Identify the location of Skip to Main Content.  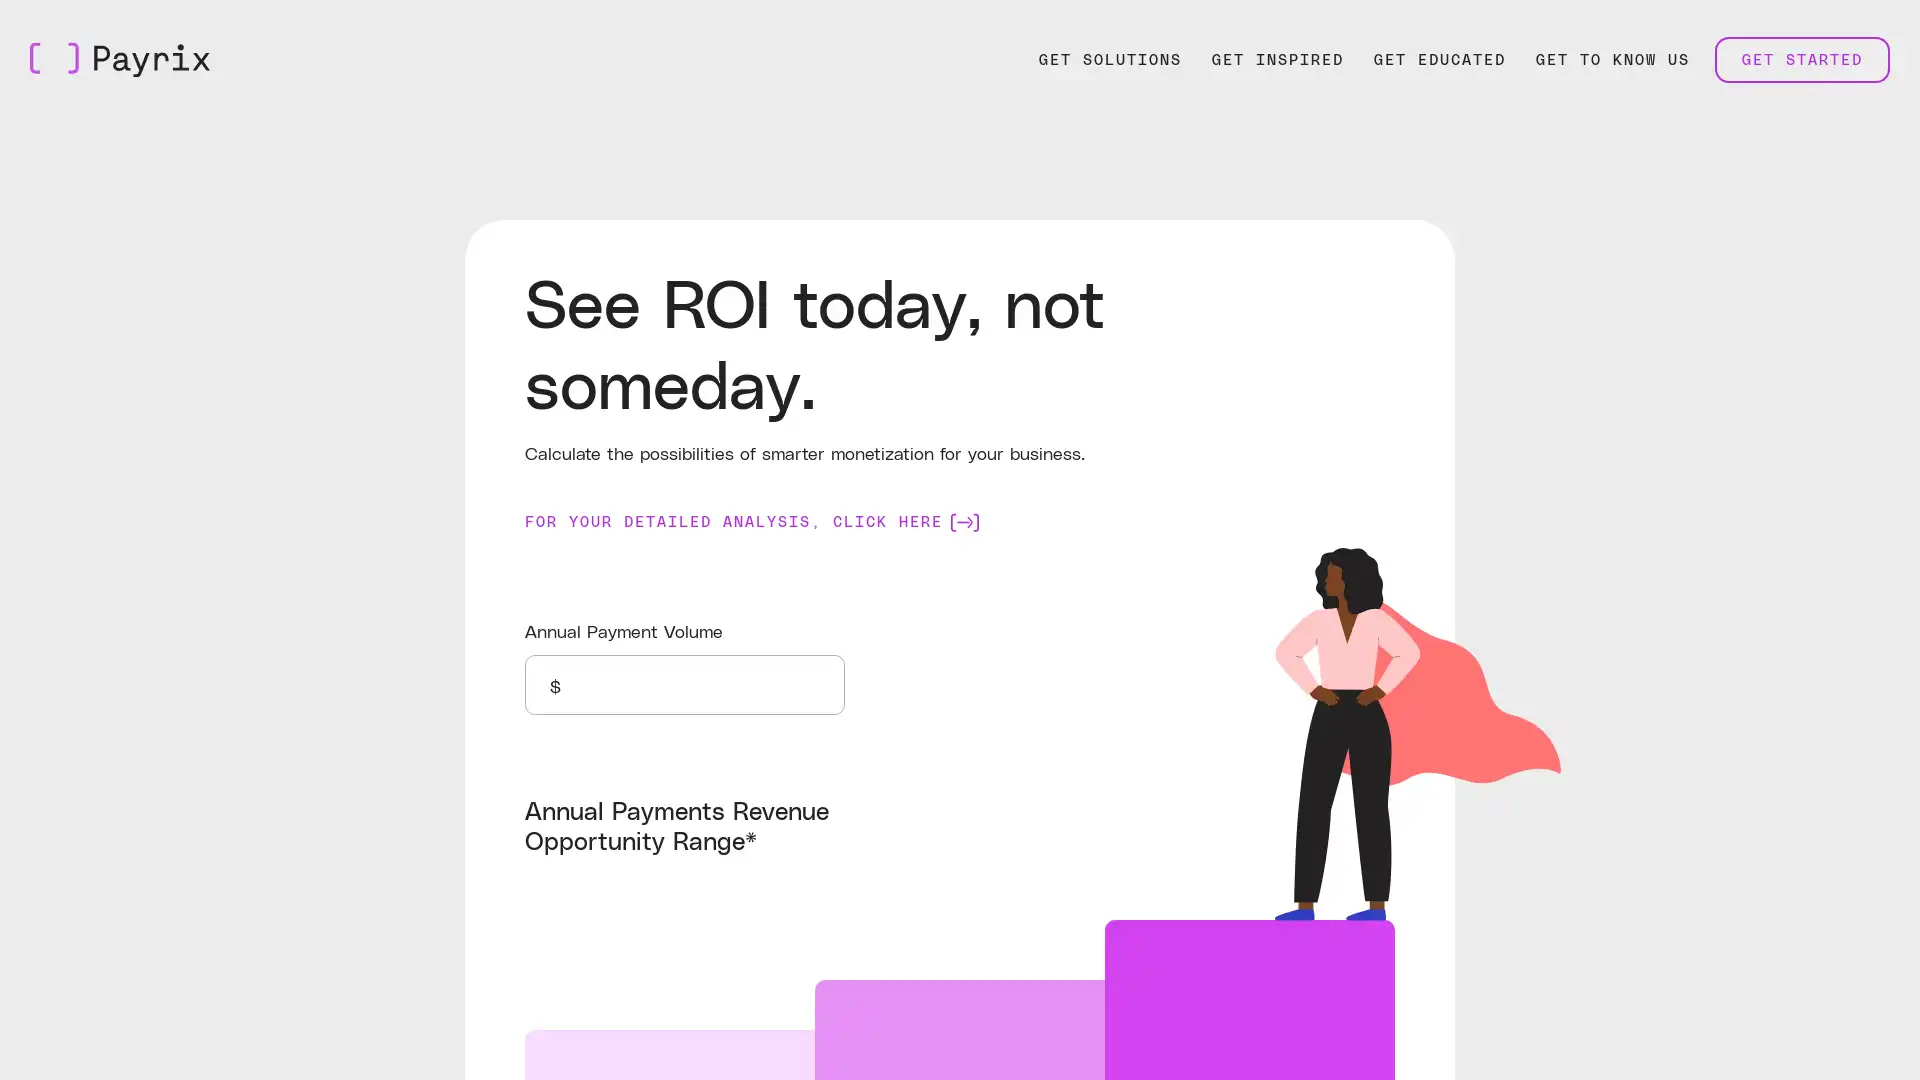
(20, 20).